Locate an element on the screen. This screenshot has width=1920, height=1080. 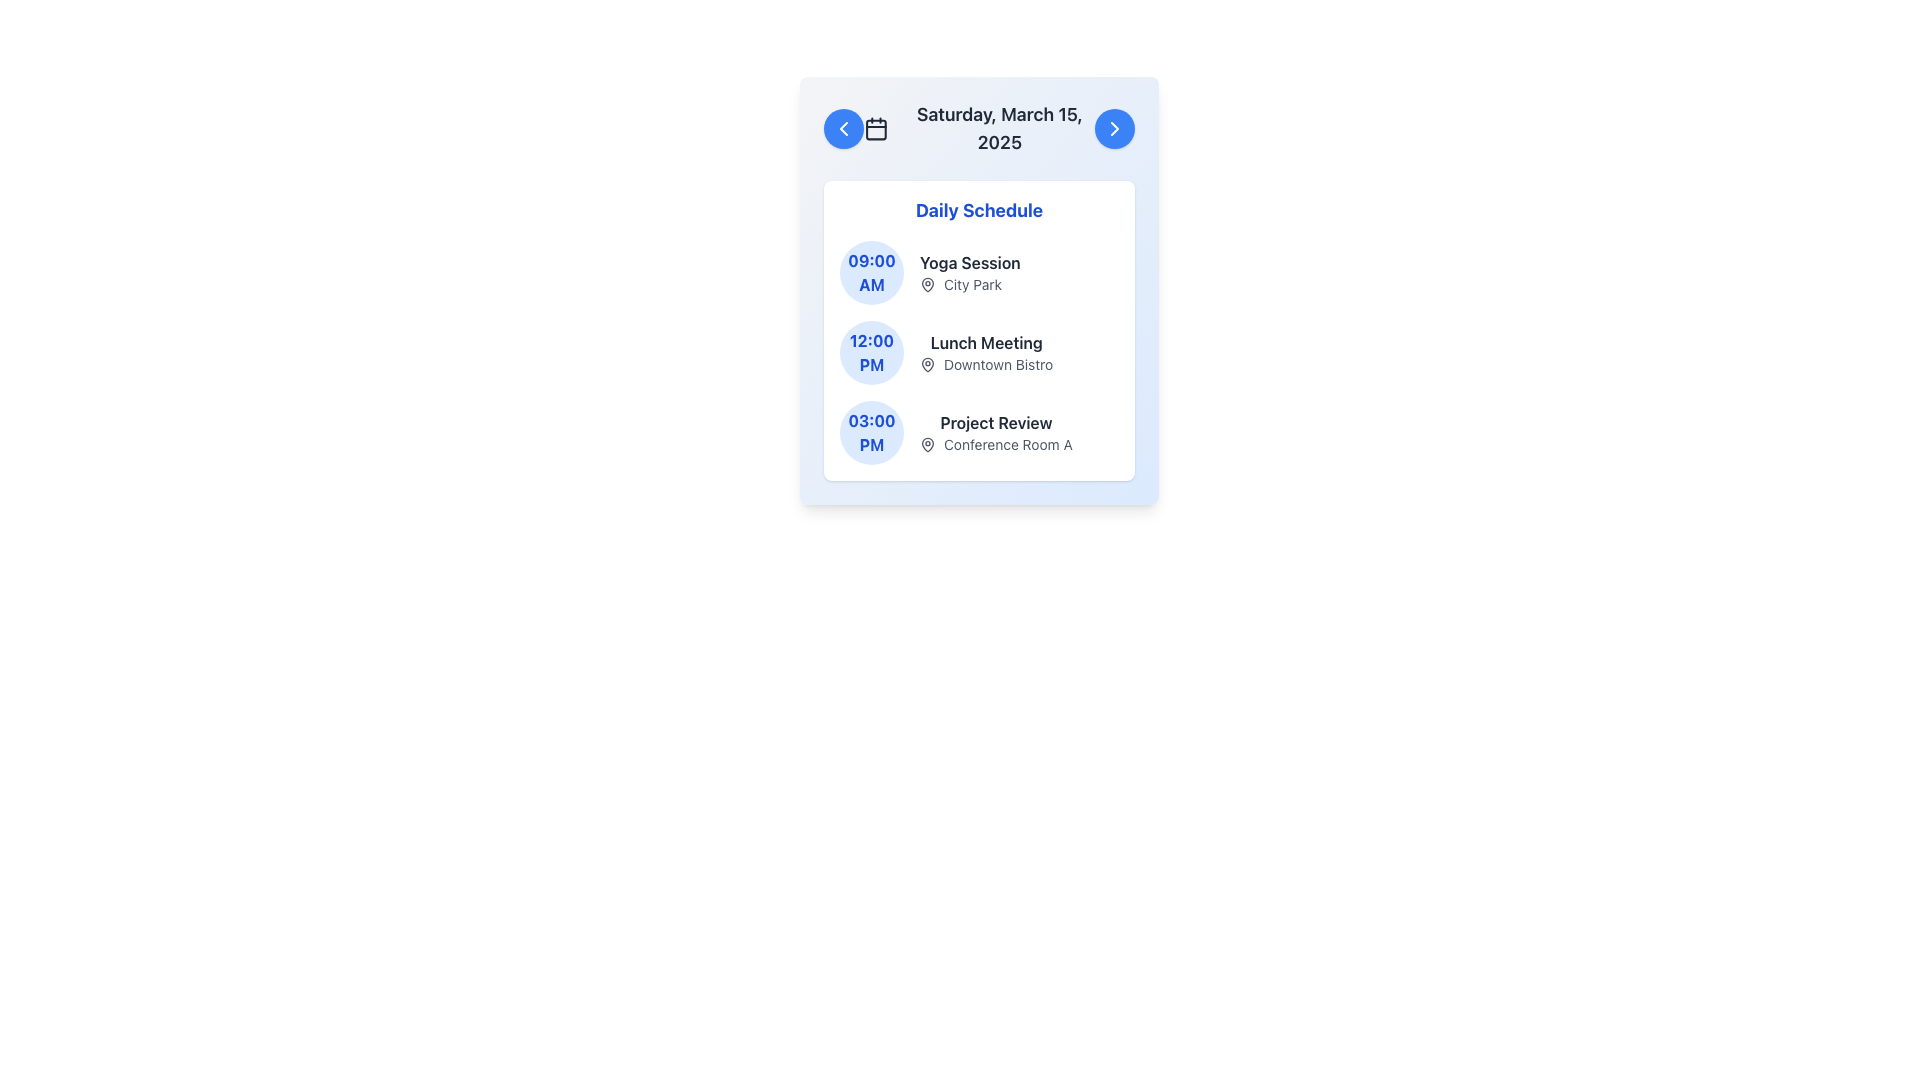
the first entry of the 'Daily Schedule' which displays the time, title, and location of an event is located at coordinates (979, 273).